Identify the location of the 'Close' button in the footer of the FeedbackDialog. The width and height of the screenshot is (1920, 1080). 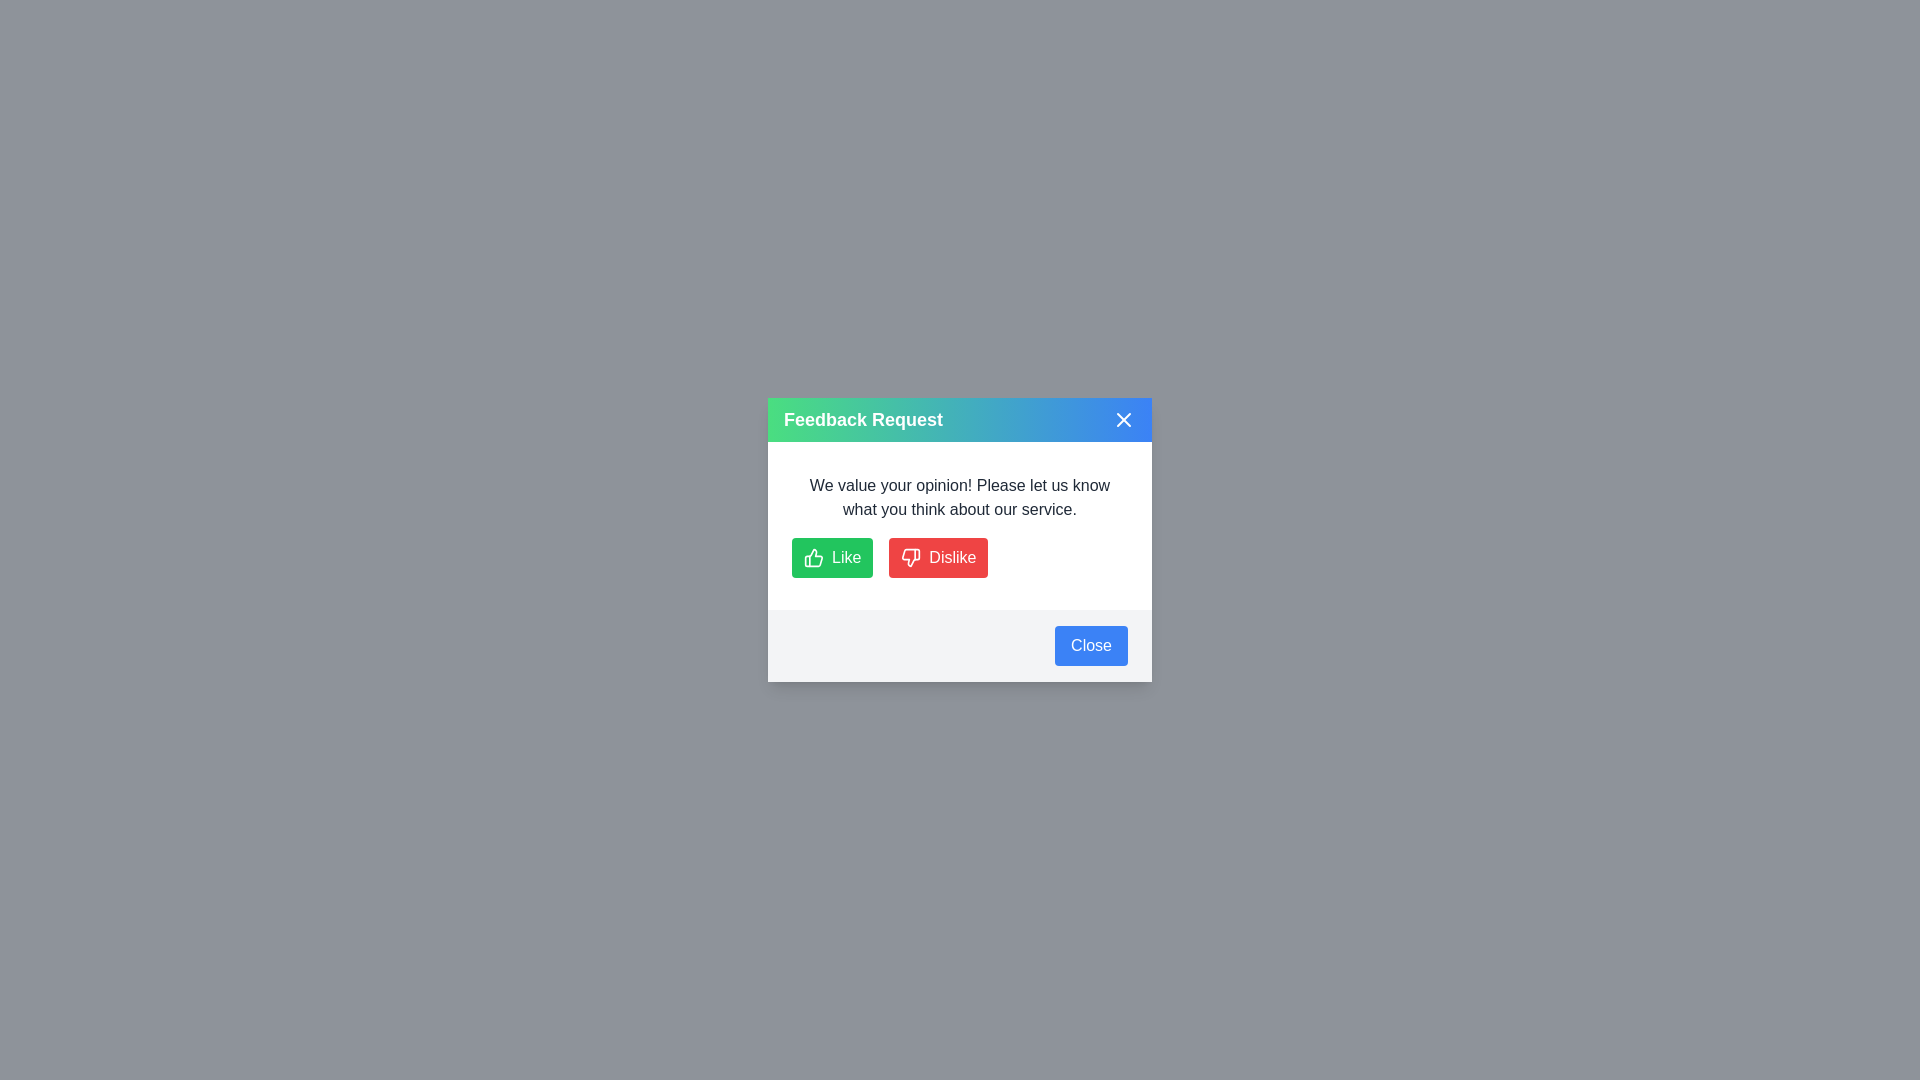
(1090, 645).